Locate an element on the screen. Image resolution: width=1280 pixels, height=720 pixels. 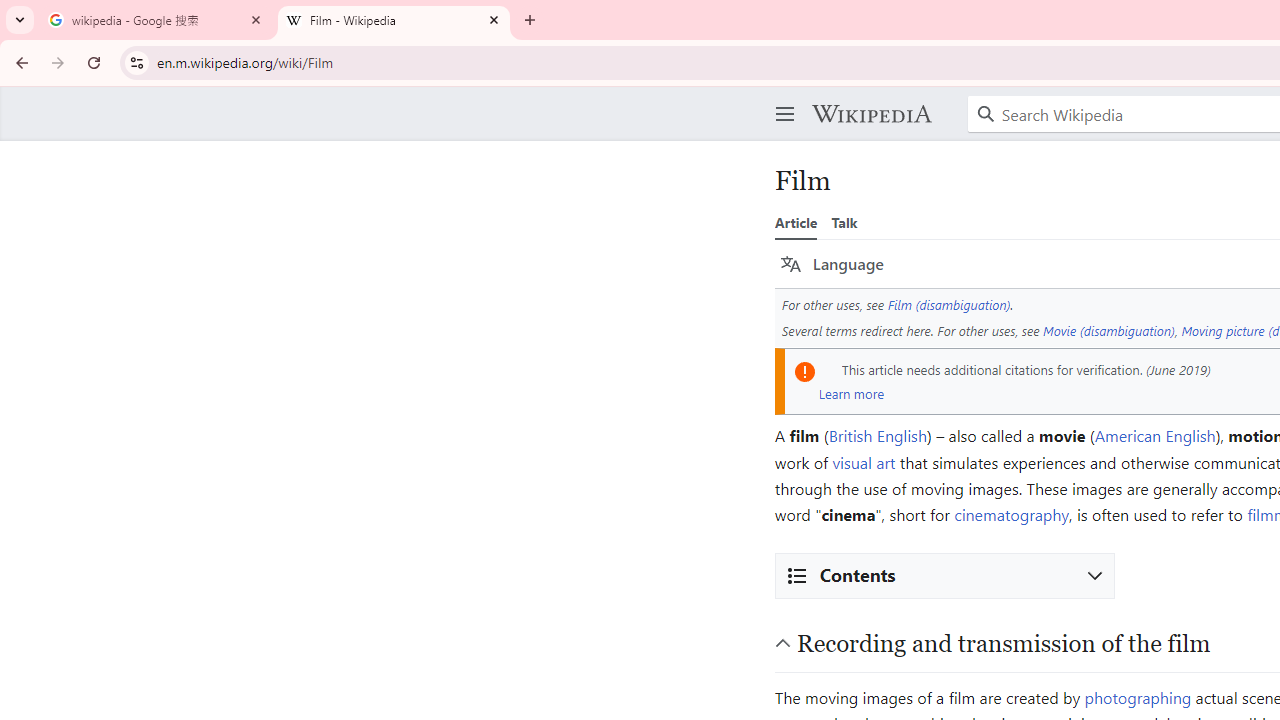
'visual art' is located at coordinates (864, 461).